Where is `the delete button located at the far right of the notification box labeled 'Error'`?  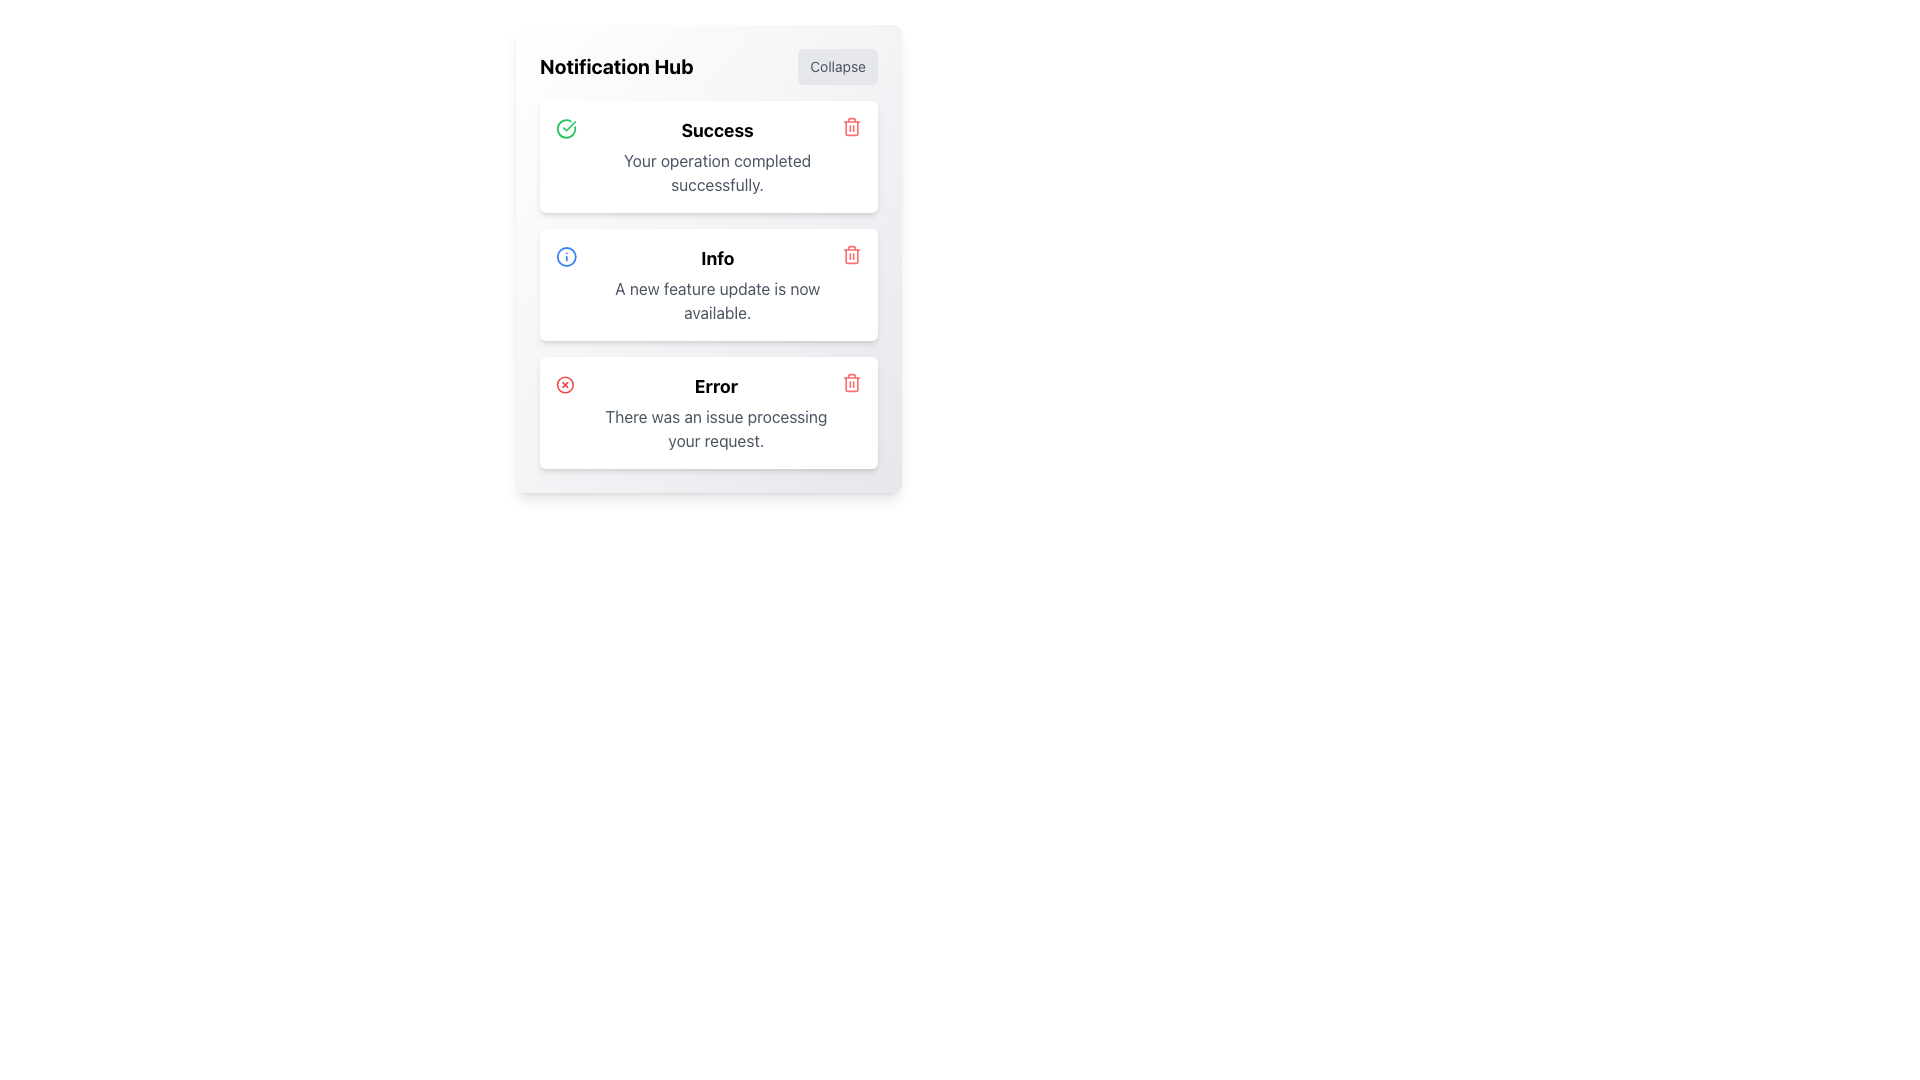 the delete button located at the far right of the notification box labeled 'Error' is located at coordinates (851, 382).